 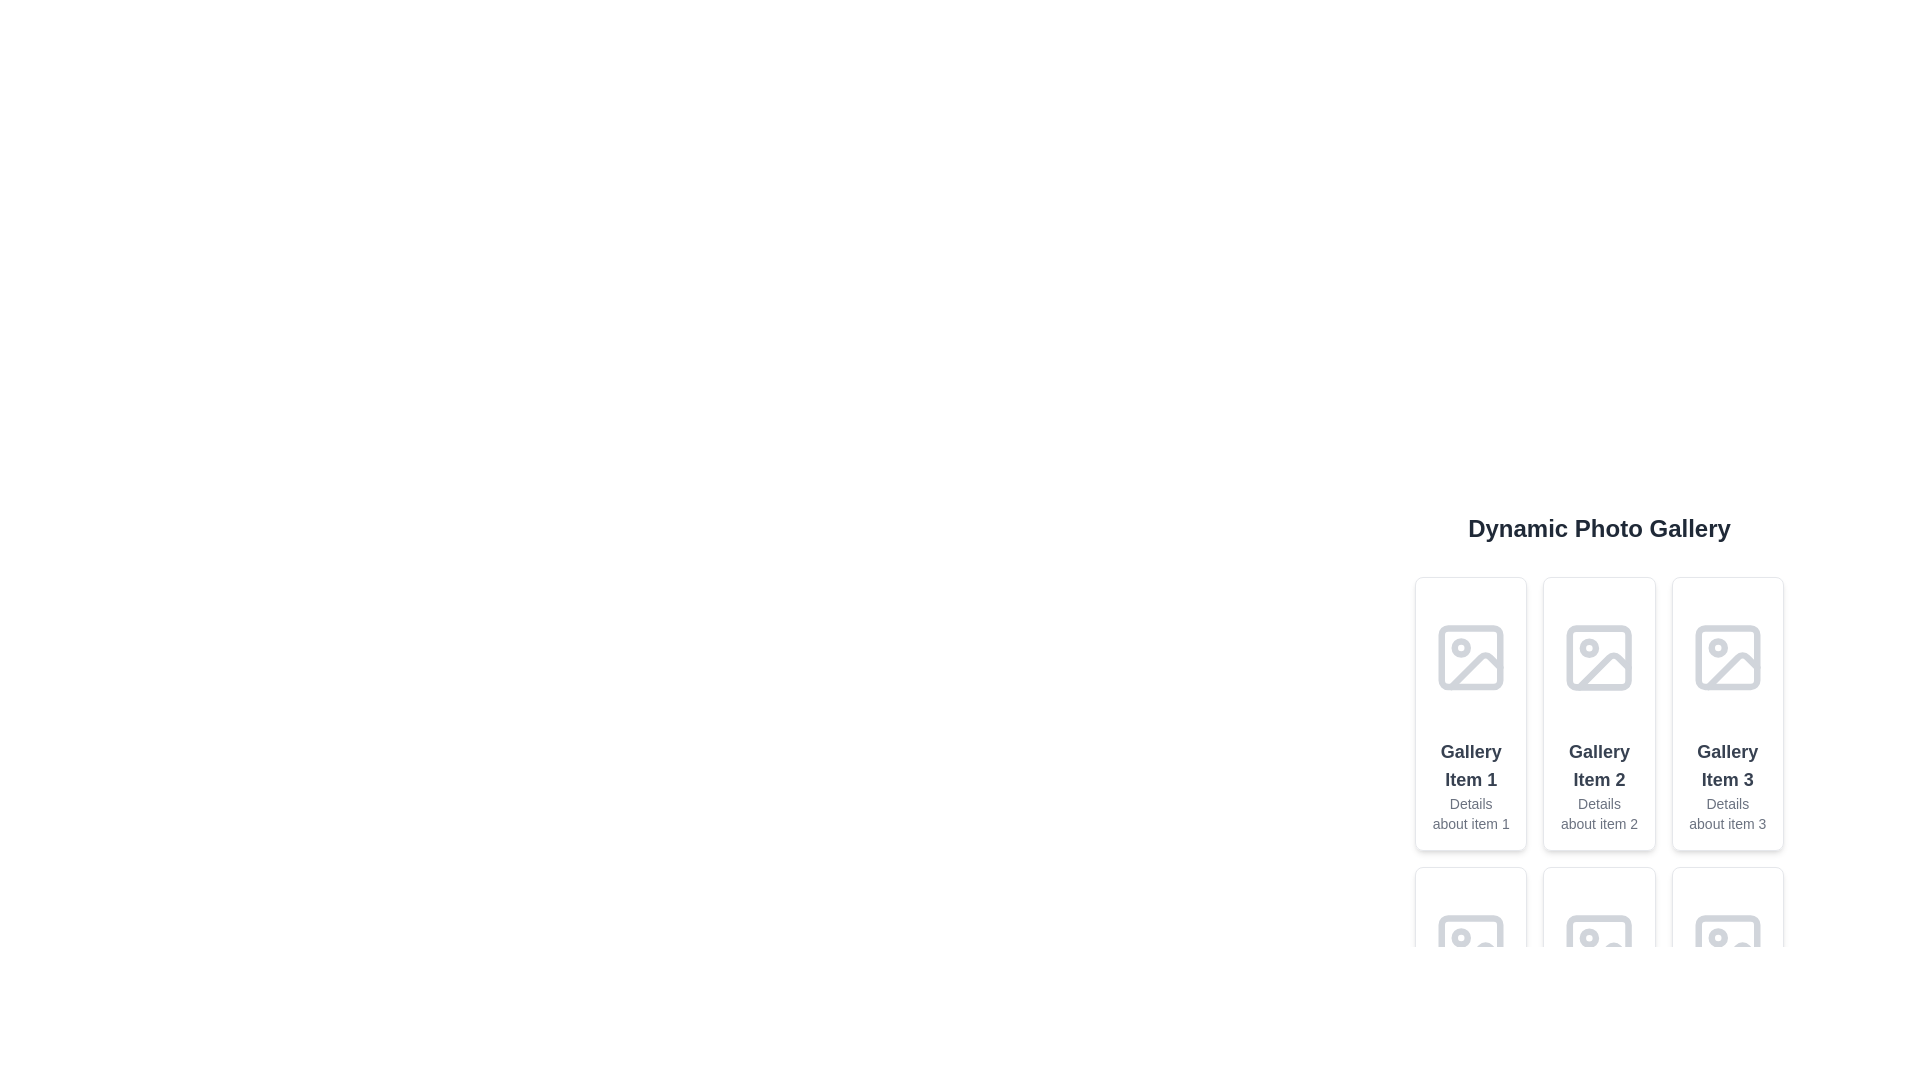 What do you see at coordinates (1717, 938) in the screenshot?
I see `the small filled circle in the second row and third column of the grid-like gallery layout, which is part of an SVG graphic representing an image placeholder icon` at bounding box center [1717, 938].